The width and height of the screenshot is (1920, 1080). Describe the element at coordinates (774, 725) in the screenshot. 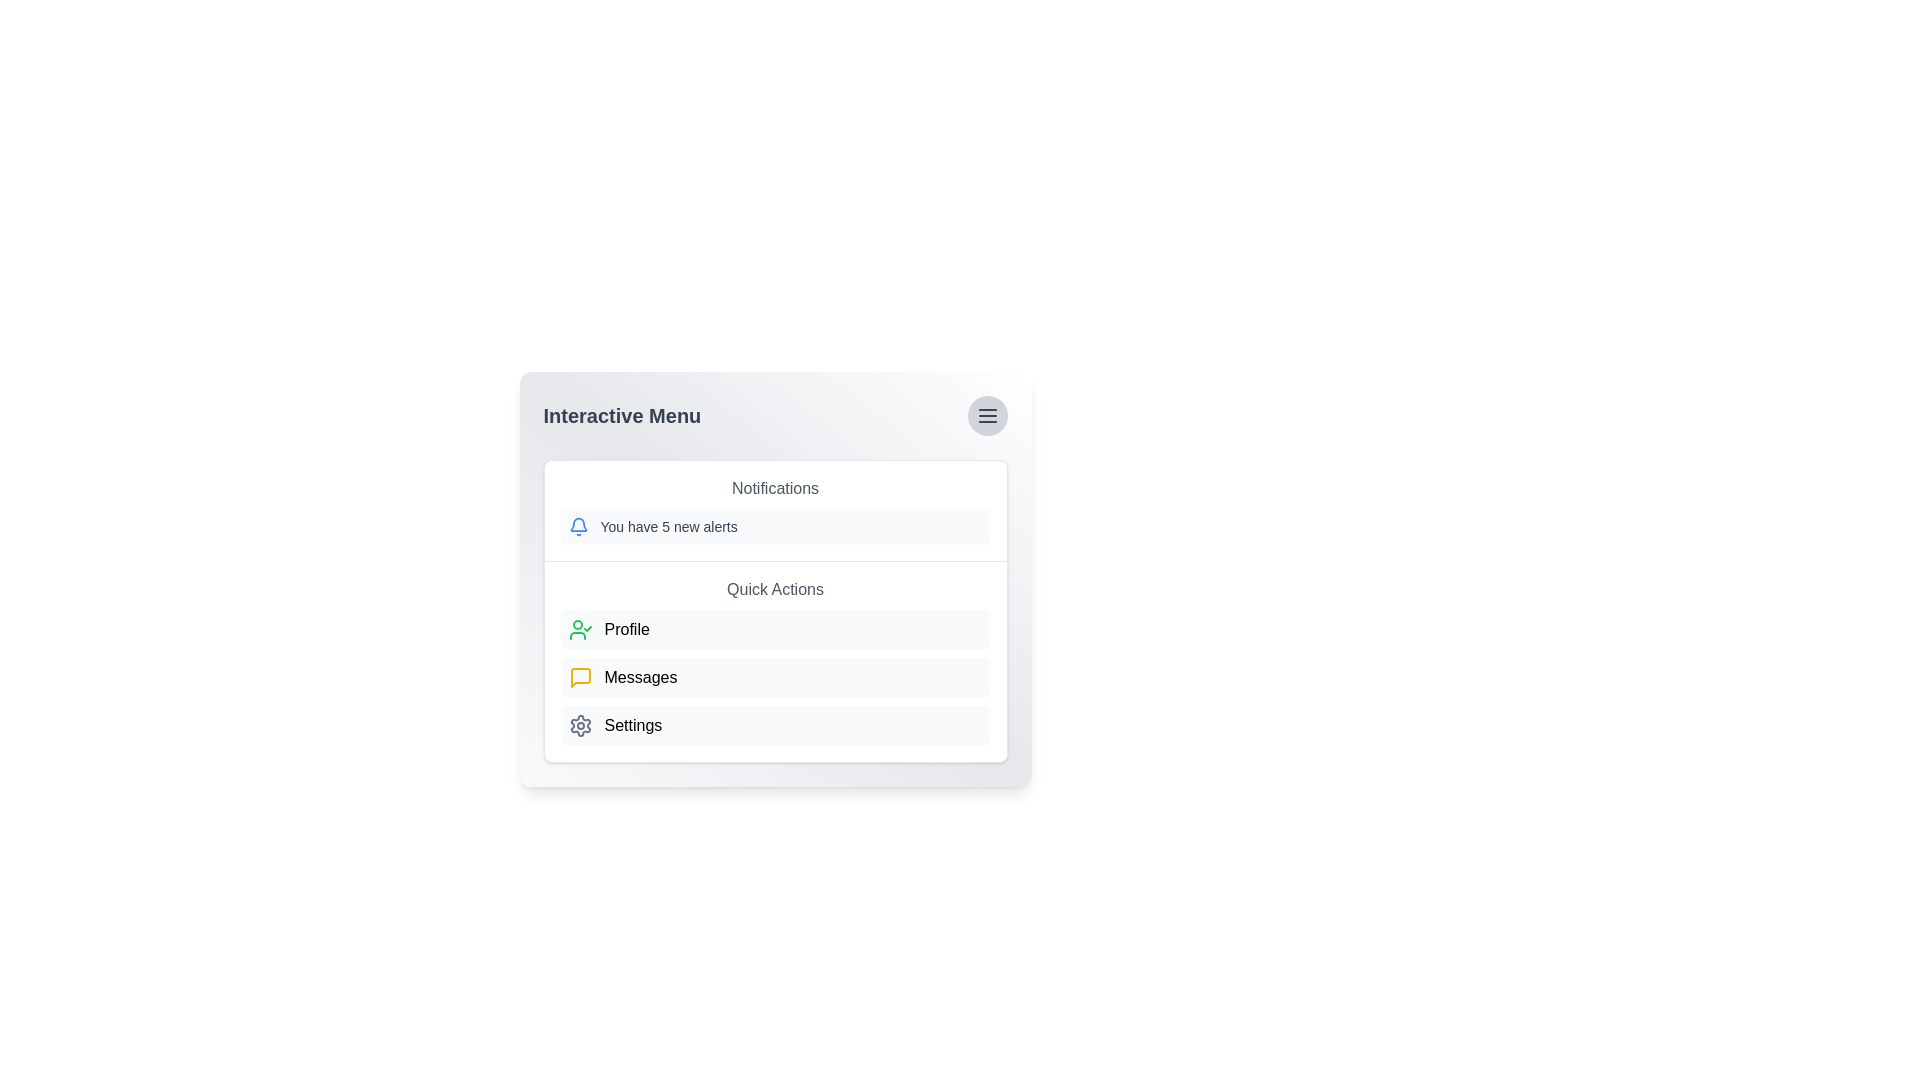

I see `the 'Settings' button in the interactive menu` at that location.